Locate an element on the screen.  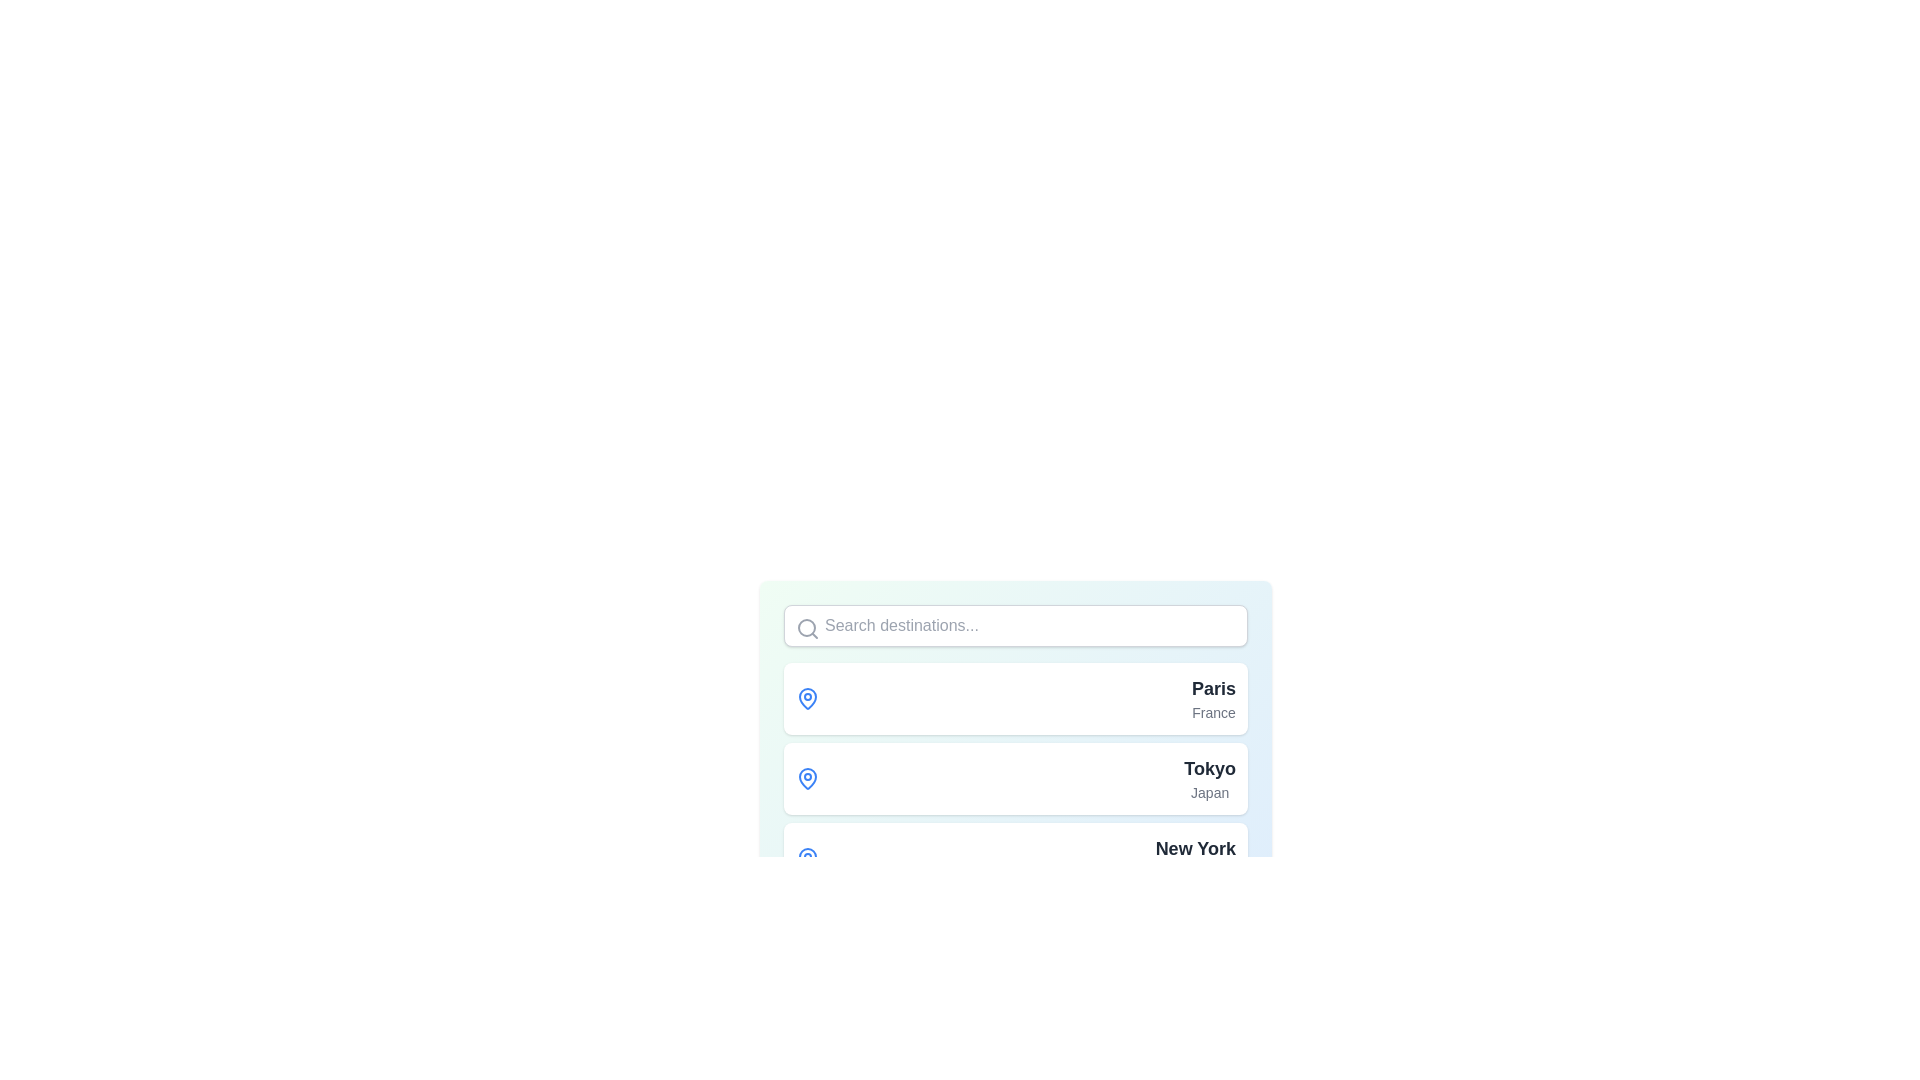
the title header element that identifies the destination name 'Paris', located above the text 'France' in the right-middle panel is located at coordinates (1213, 688).